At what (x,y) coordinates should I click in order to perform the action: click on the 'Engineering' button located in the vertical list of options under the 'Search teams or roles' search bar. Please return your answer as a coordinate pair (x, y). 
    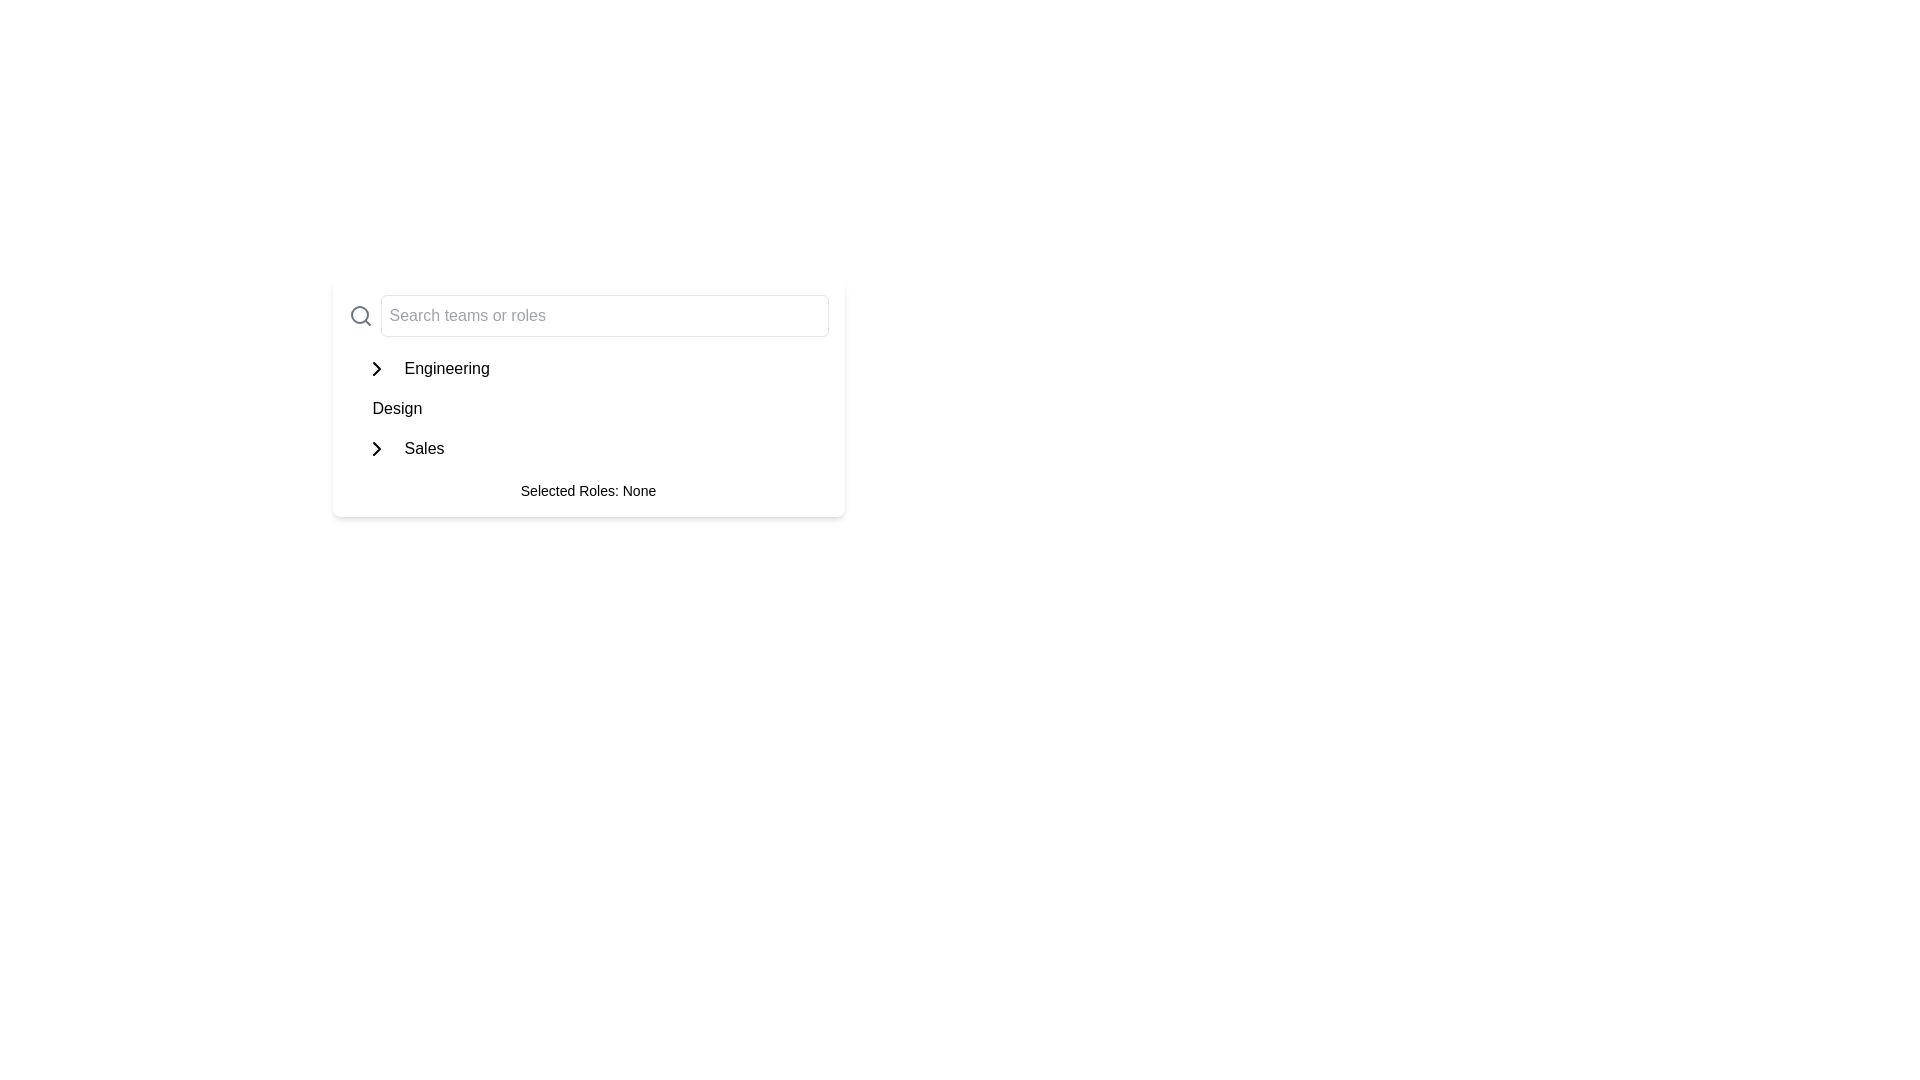
    Looking at the image, I should click on (611, 369).